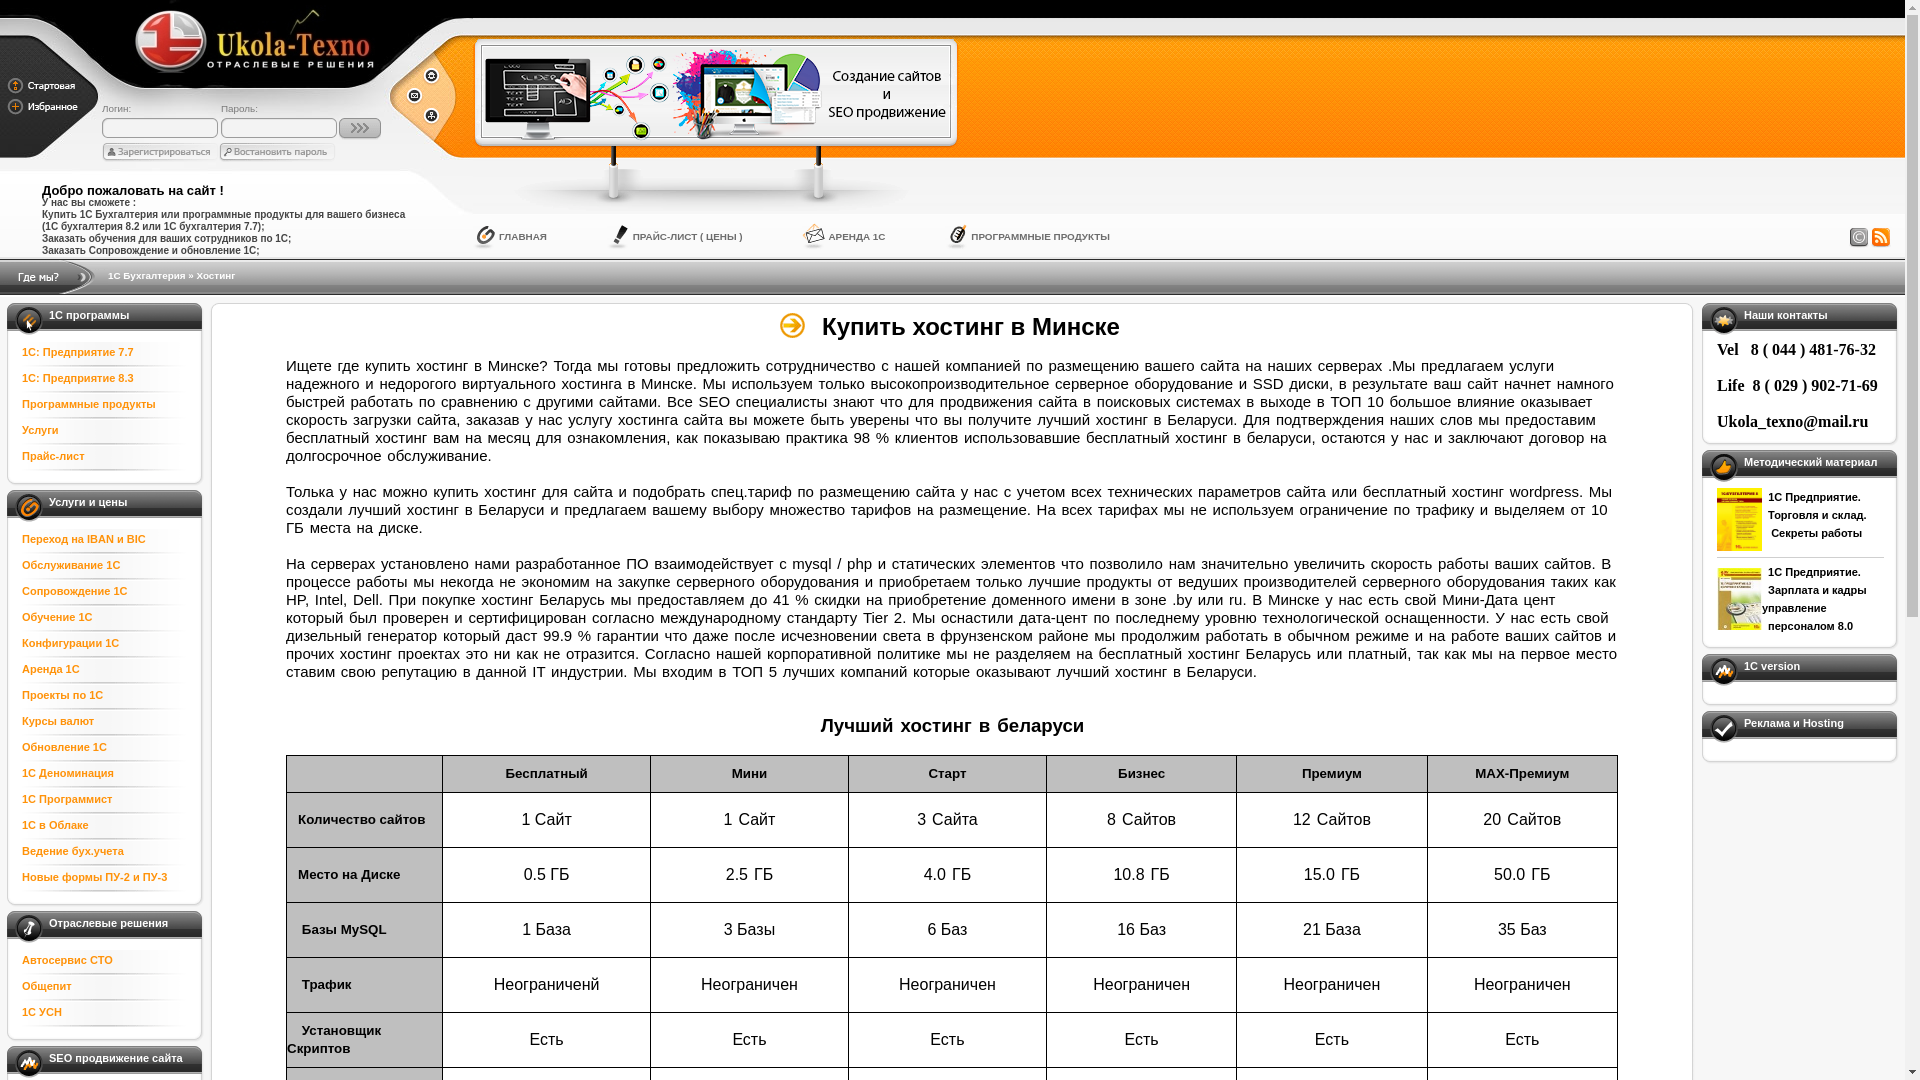 Image resolution: width=1920 pixels, height=1080 pixels. Describe the element at coordinates (1880, 237) in the screenshot. I see `'RSS 2.0'` at that location.